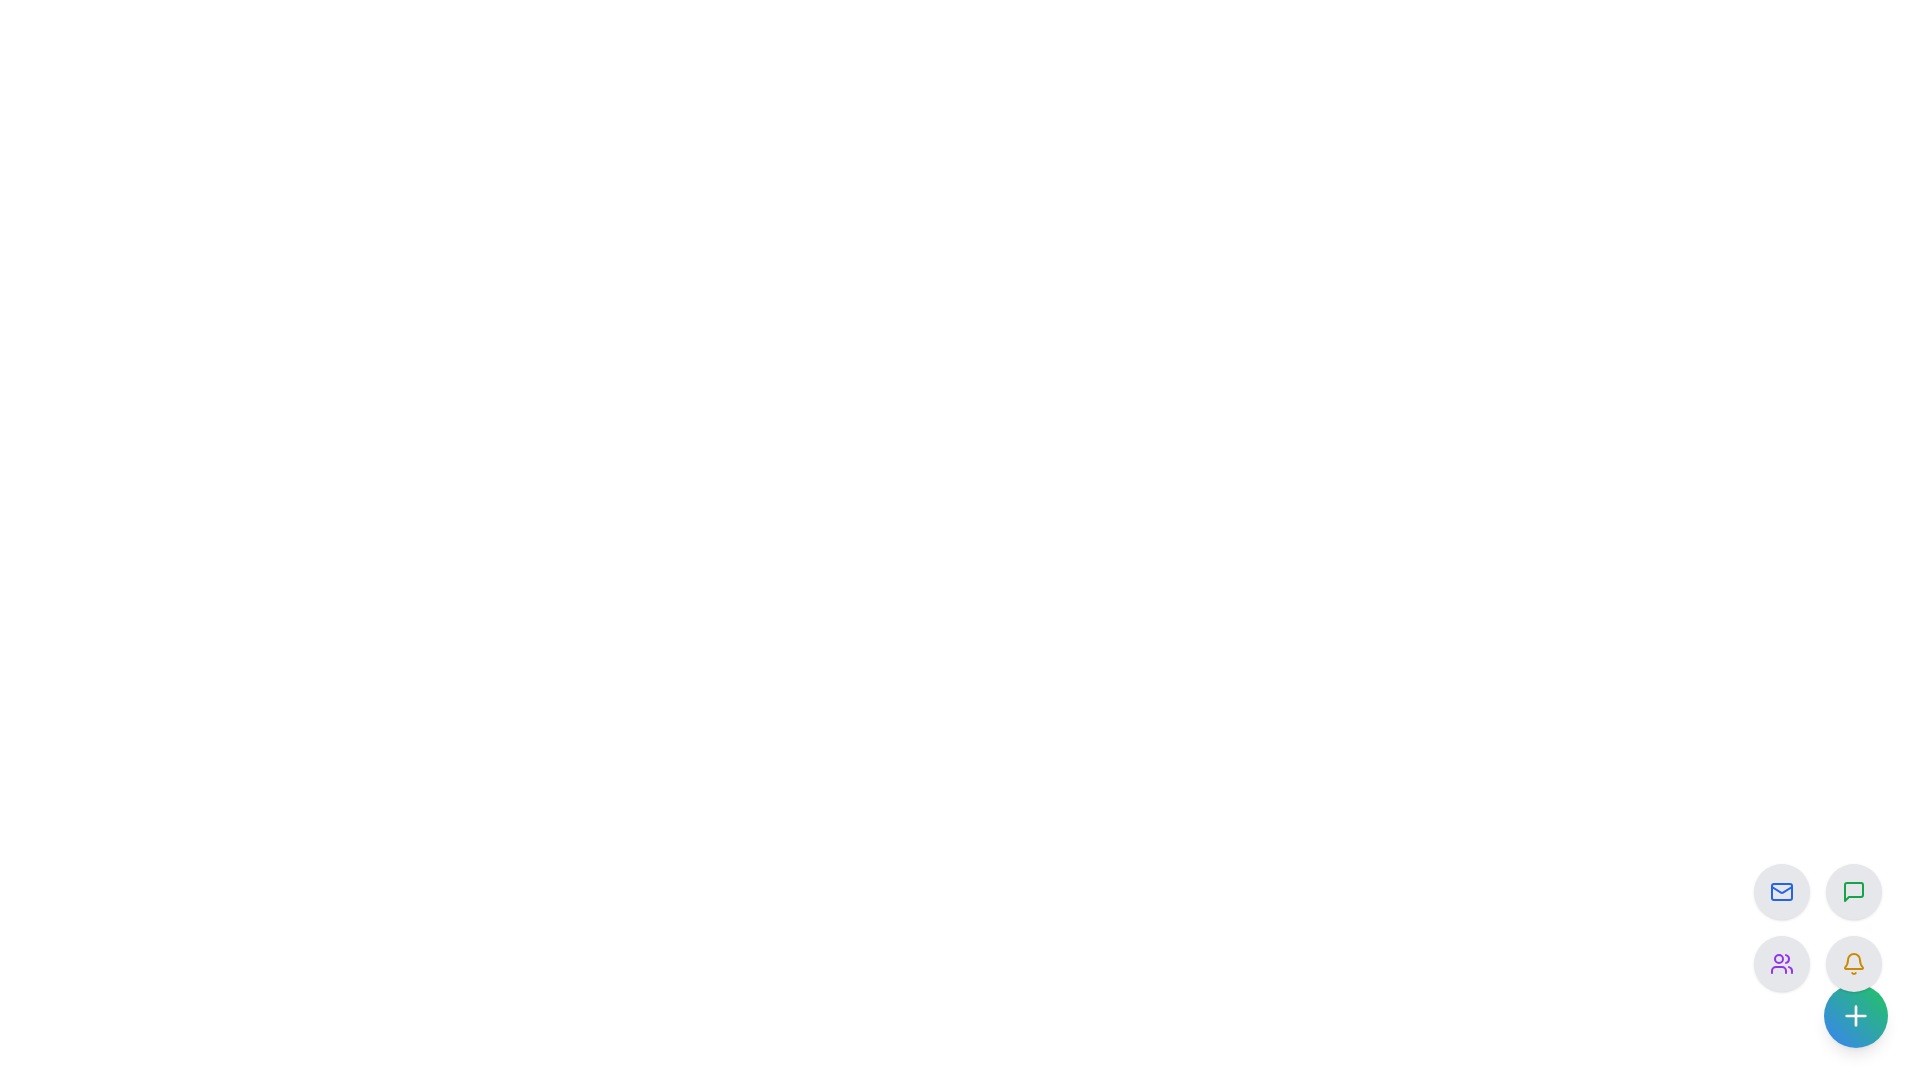  What do you see at coordinates (1852, 963) in the screenshot?
I see `the yellow bell icon with a hollow outline and rounded knob, located at the center of the third circular button from the bottom on the right side of the interface` at bounding box center [1852, 963].